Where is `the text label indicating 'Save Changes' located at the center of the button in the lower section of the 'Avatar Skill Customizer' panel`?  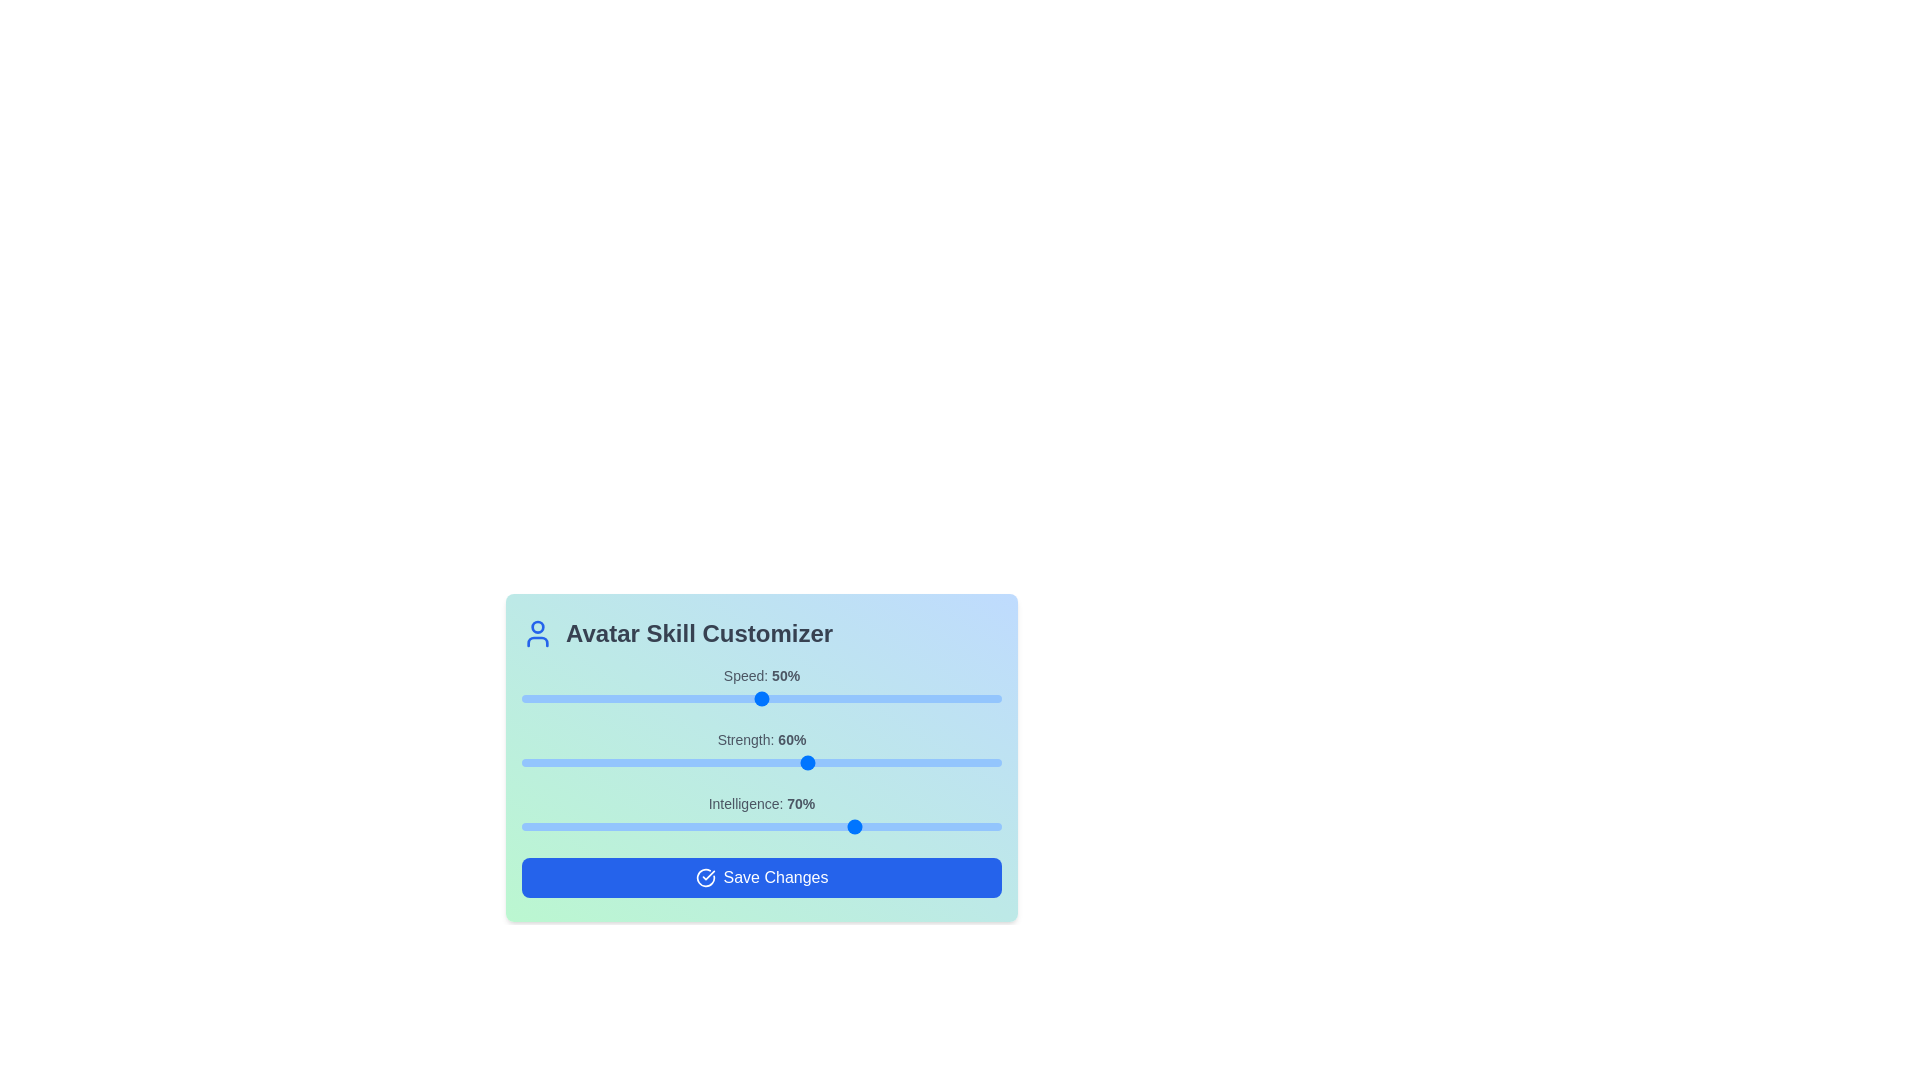 the text label indicating 'Save Changes' located at the center of the button in the lower section of the 'Avatar Skill Customizer' panel is located at coordinates (775, 877).